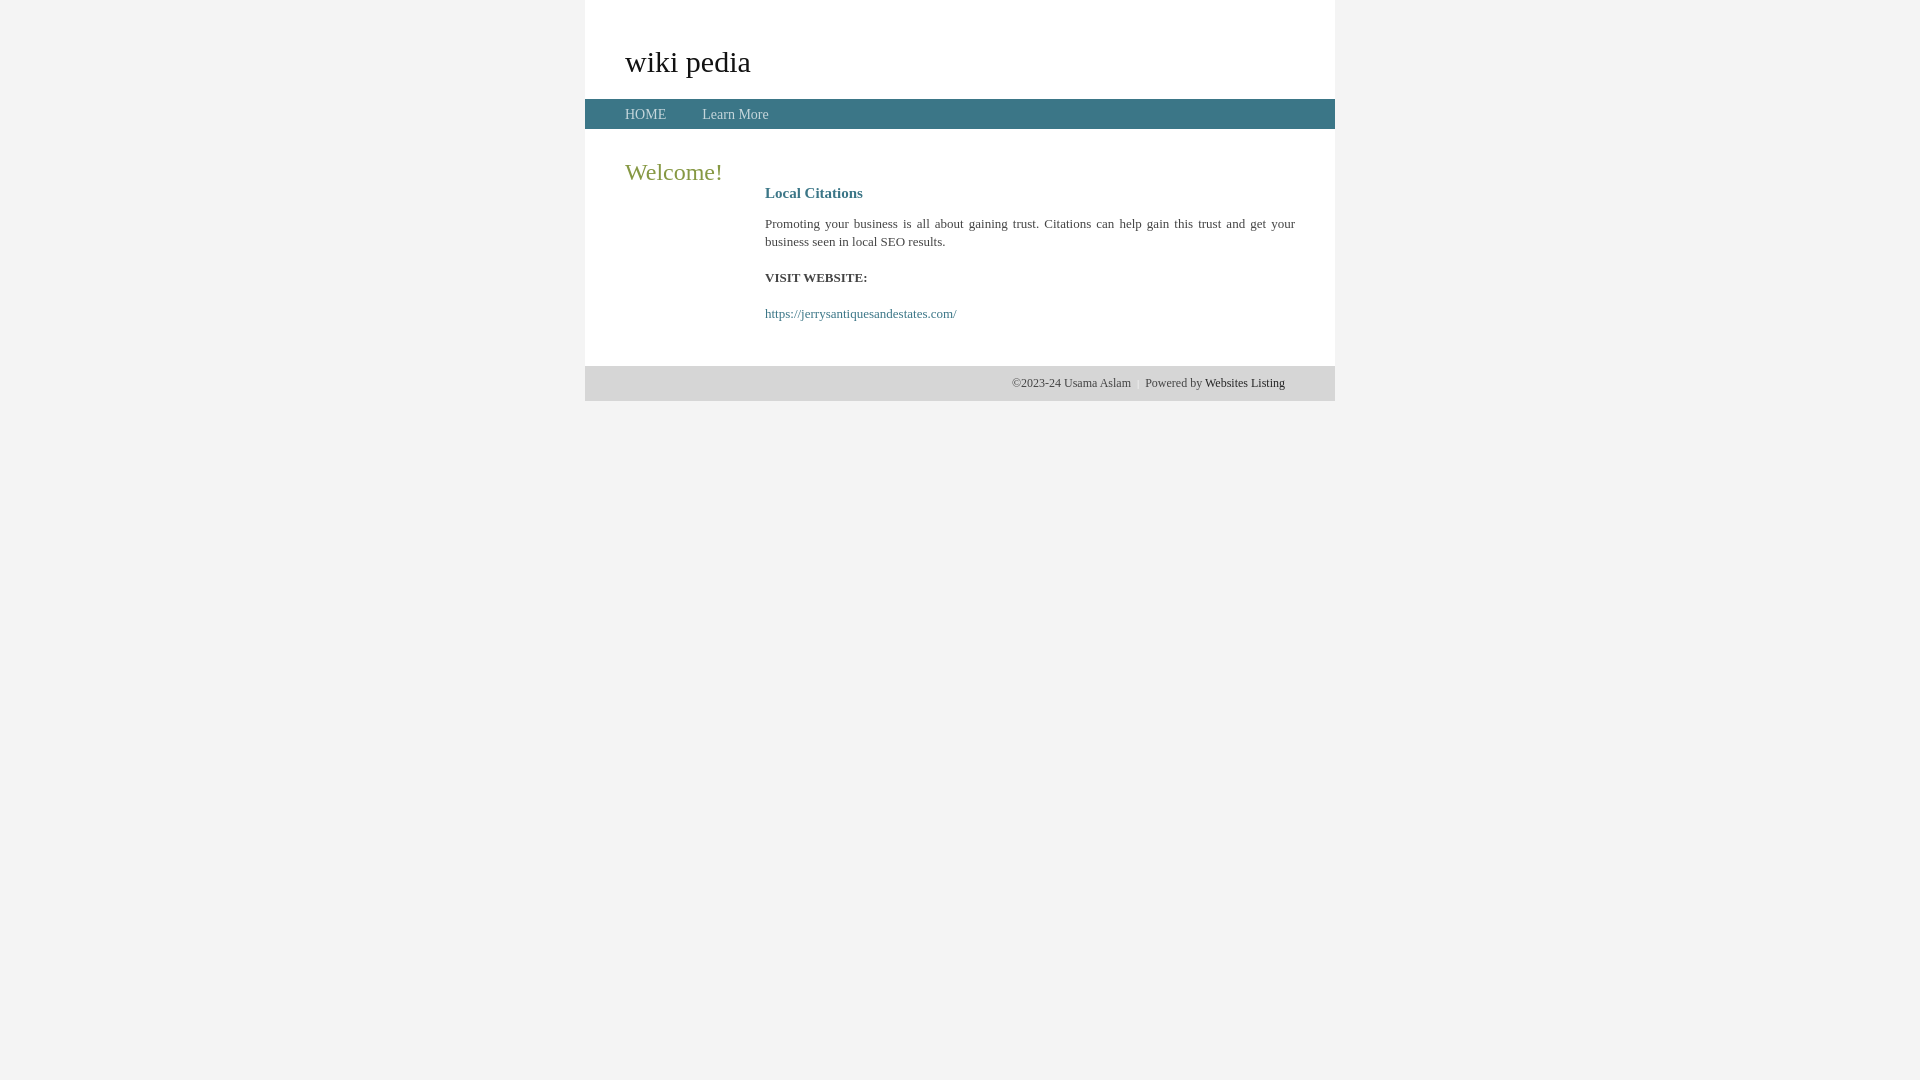  What do you see at coordinates (687, 60) in the screenshot?
I see `'wiki pedia'` at bounding box center [687, 60].